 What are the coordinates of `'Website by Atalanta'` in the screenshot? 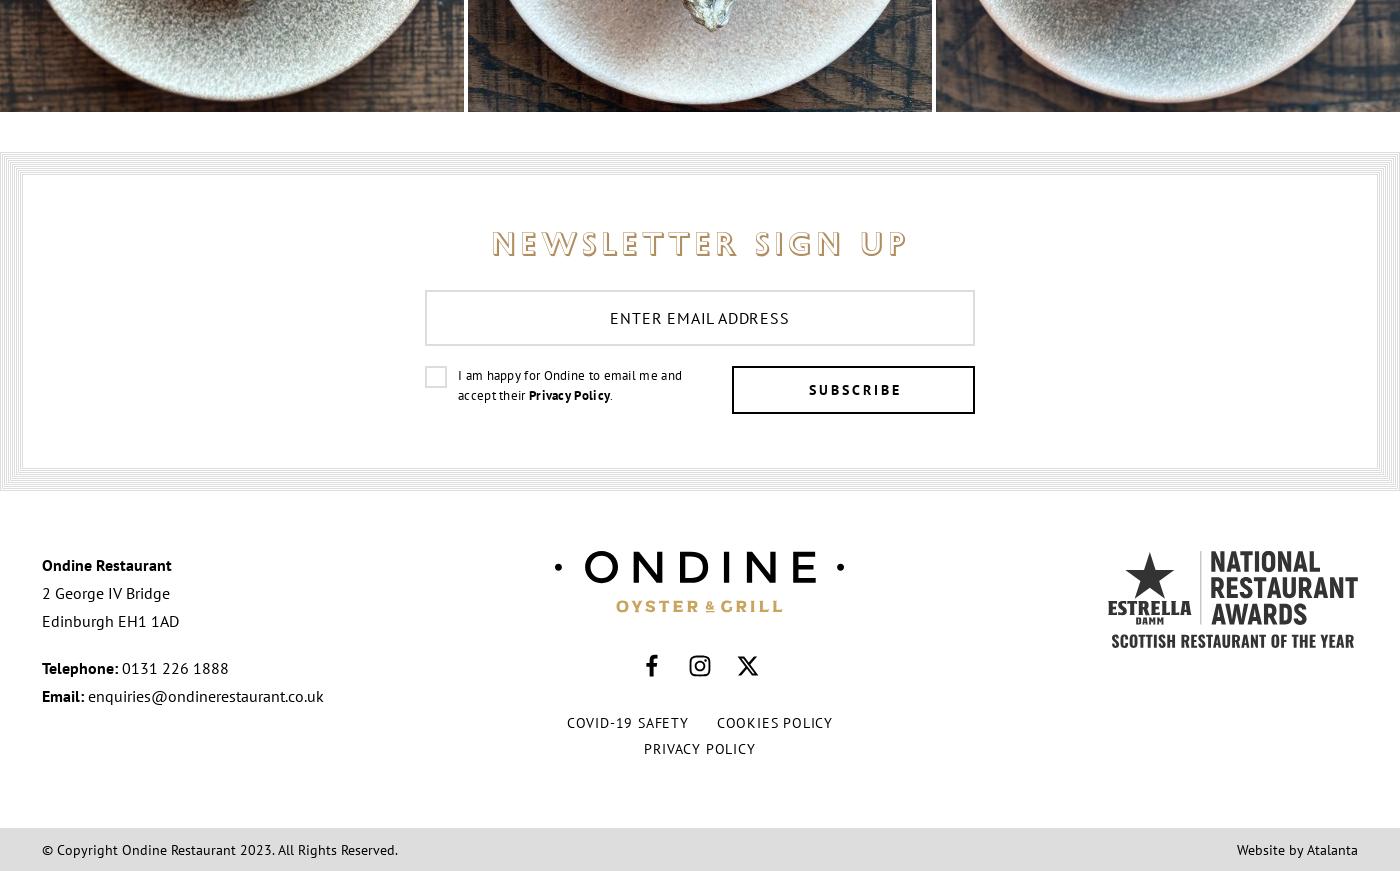 It's located at (1237, 850).